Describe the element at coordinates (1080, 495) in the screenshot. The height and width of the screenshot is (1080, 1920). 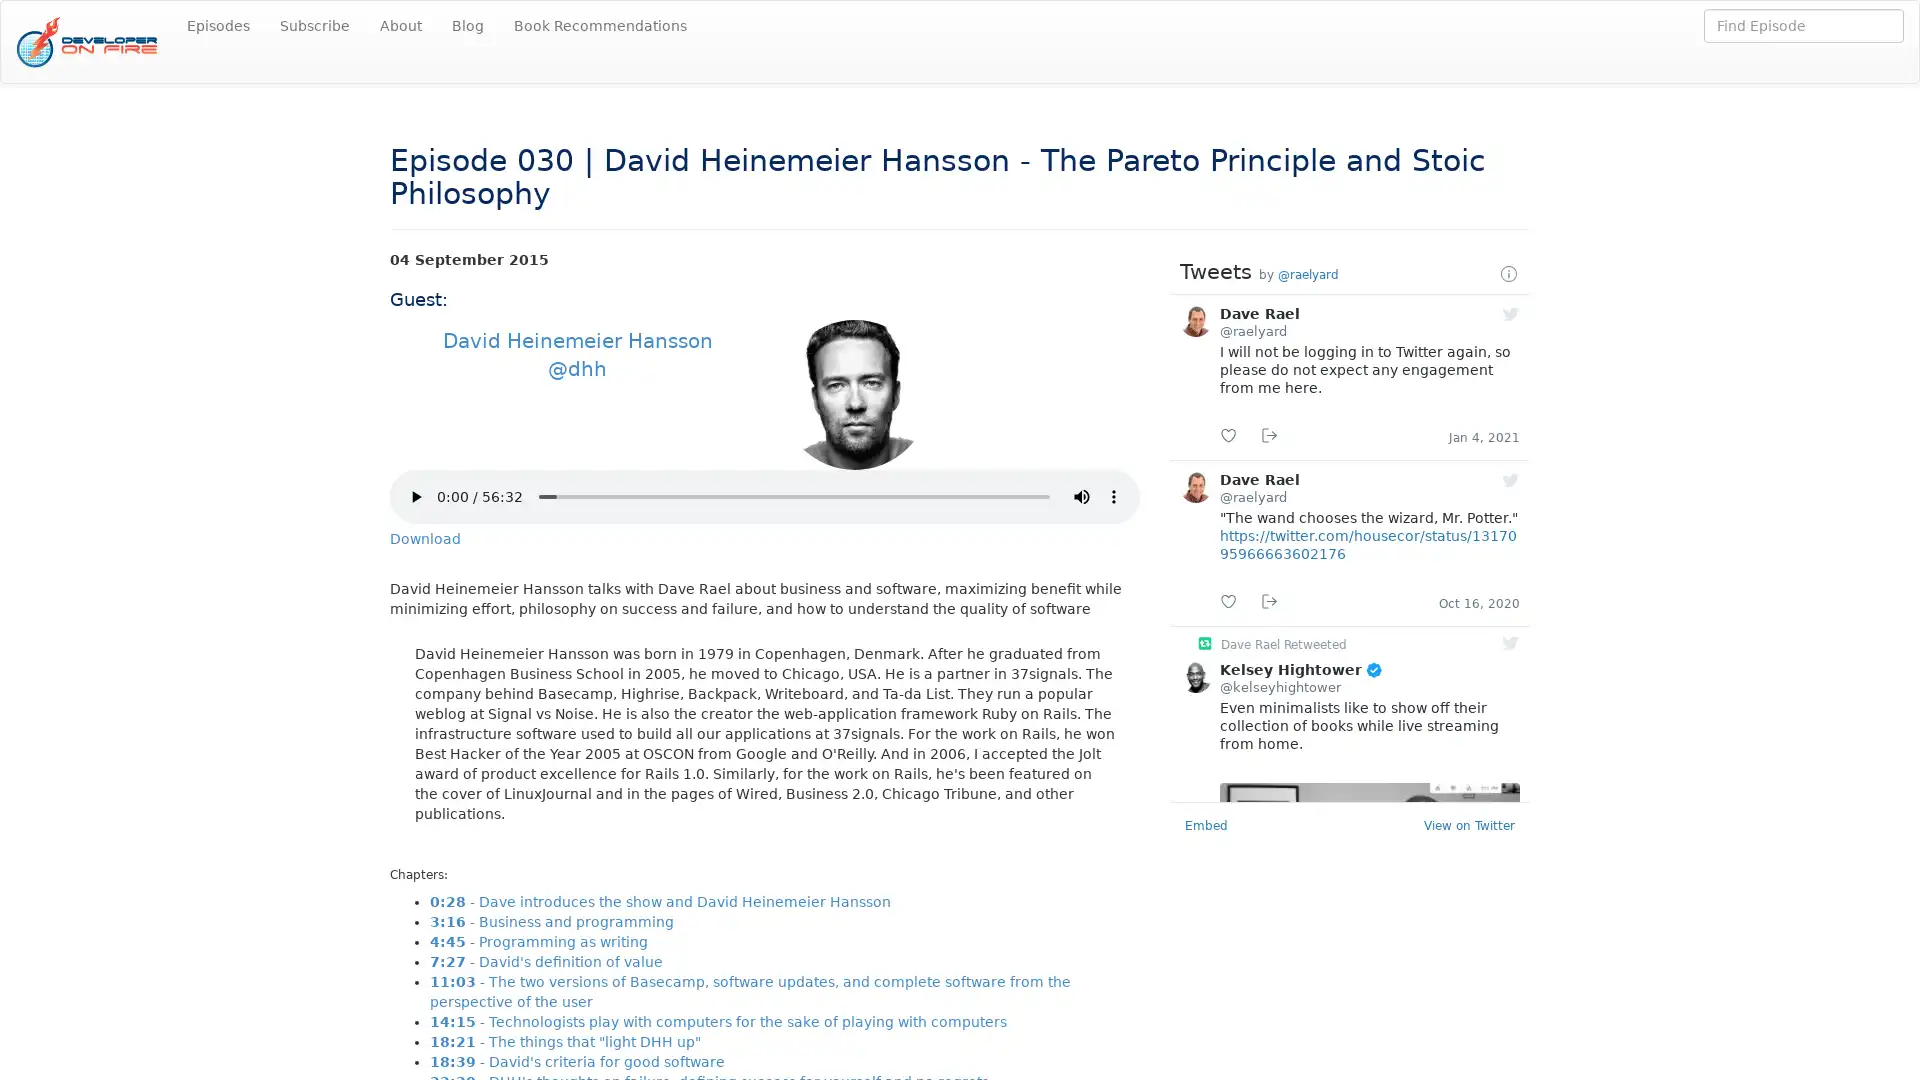
I see `mute` at that location.